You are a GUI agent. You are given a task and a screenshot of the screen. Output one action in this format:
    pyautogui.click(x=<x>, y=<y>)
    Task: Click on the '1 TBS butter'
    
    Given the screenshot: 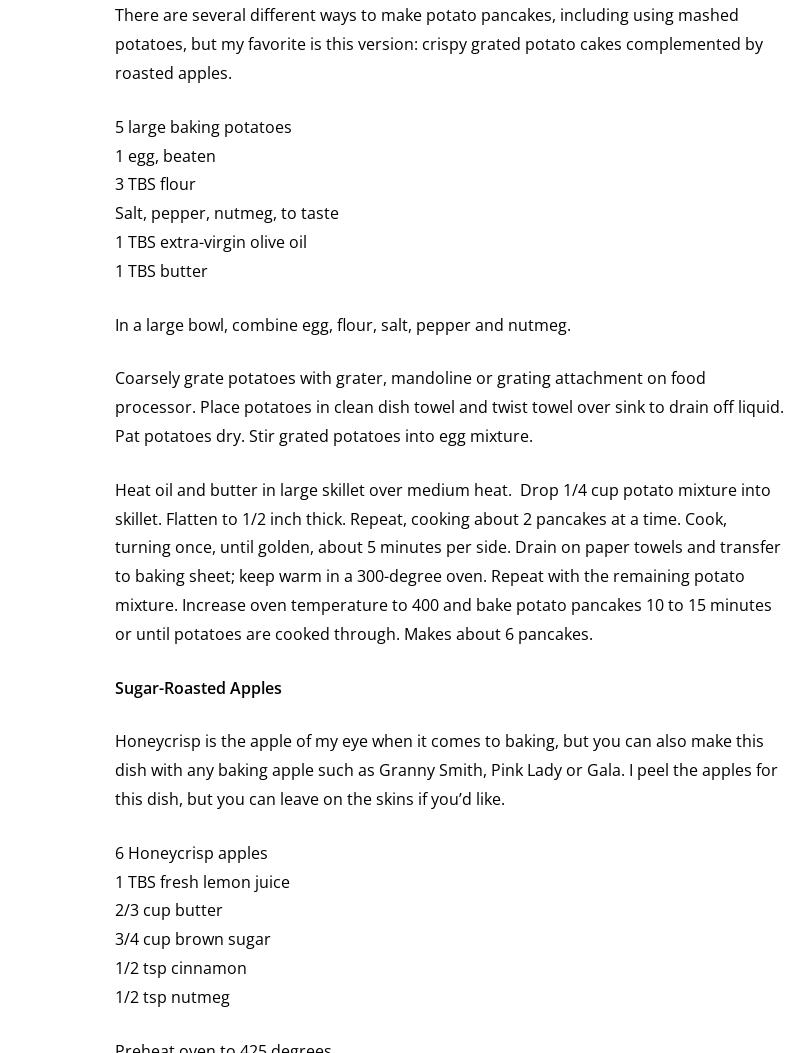 What is the action you would take?
    pyautogui.click(x=161, y=268)
    